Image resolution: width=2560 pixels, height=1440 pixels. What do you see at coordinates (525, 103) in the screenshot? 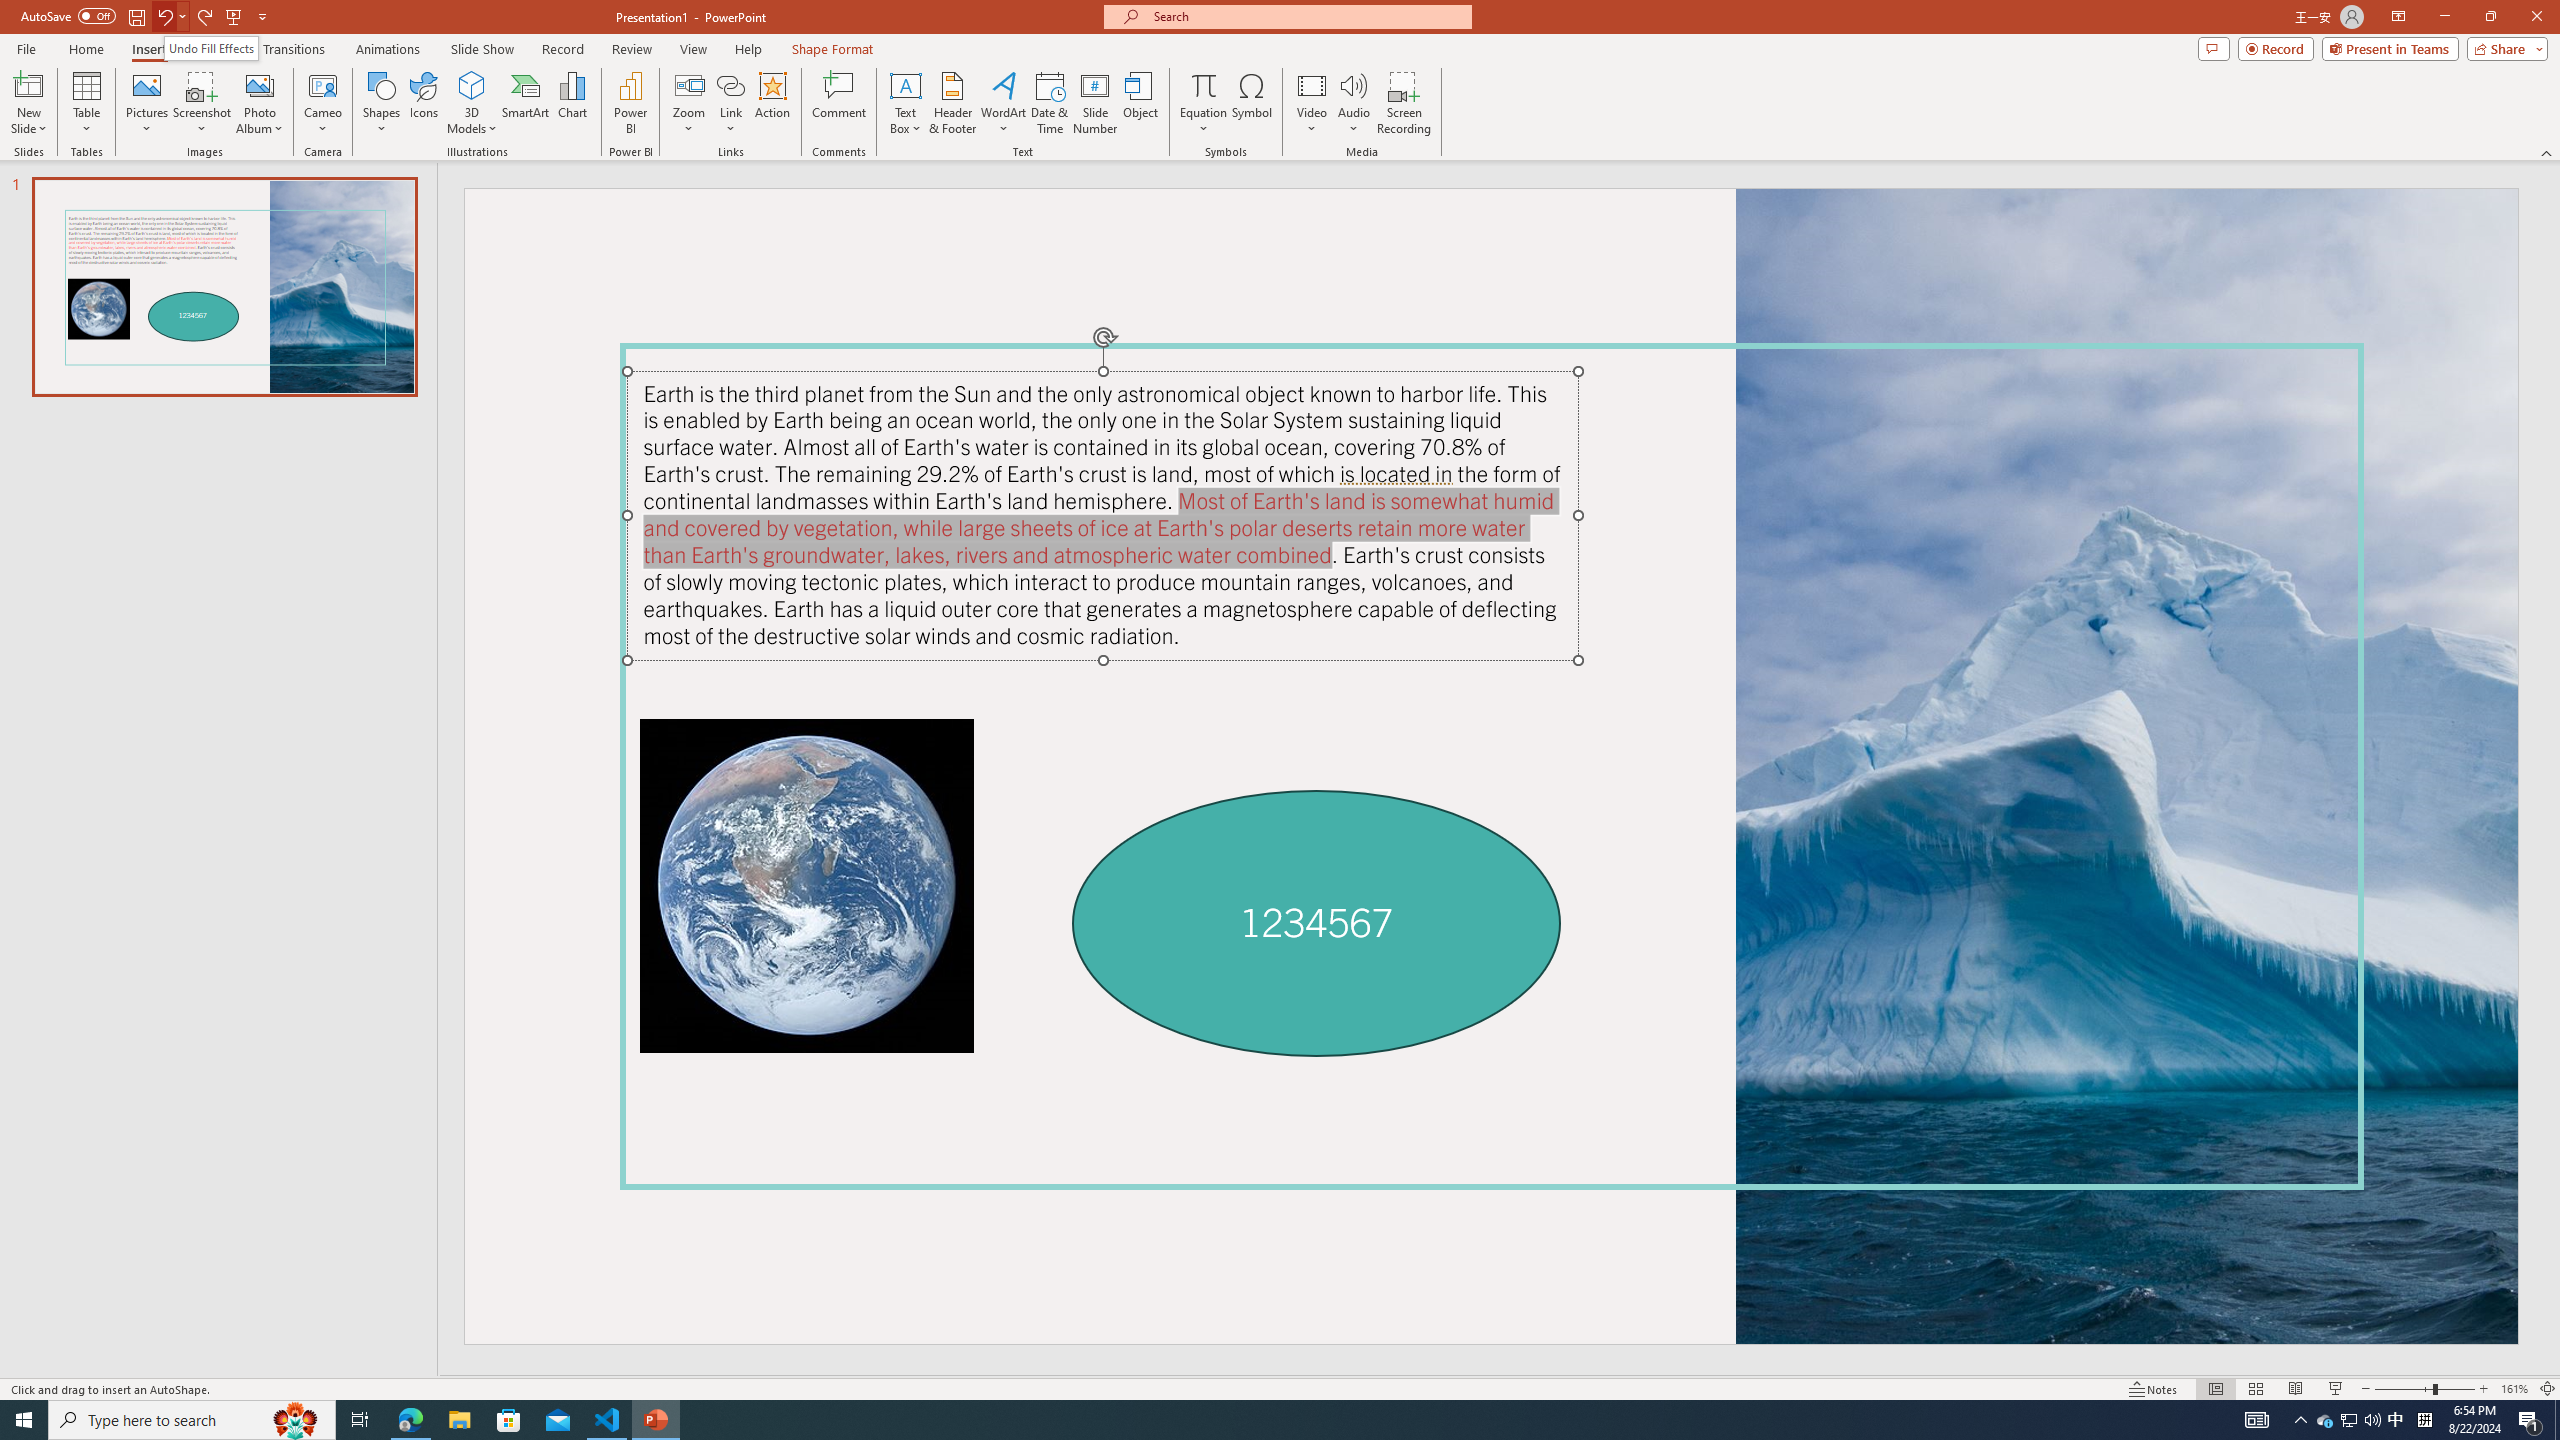
I see `'SmartArt...'` at bounding box center [525, 103].